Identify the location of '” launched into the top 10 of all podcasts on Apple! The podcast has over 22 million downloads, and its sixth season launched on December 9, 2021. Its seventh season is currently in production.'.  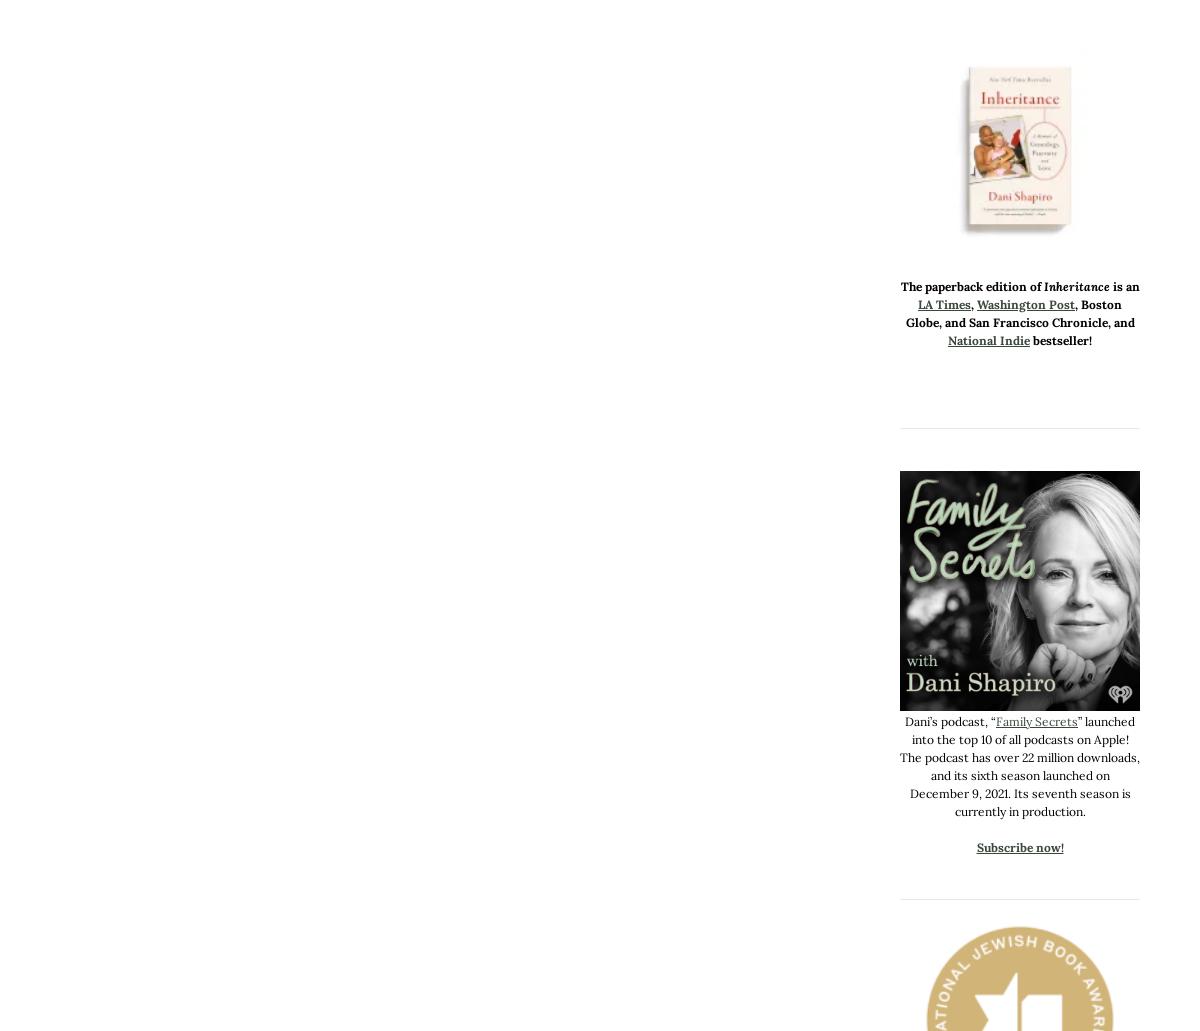
(1020, 765).